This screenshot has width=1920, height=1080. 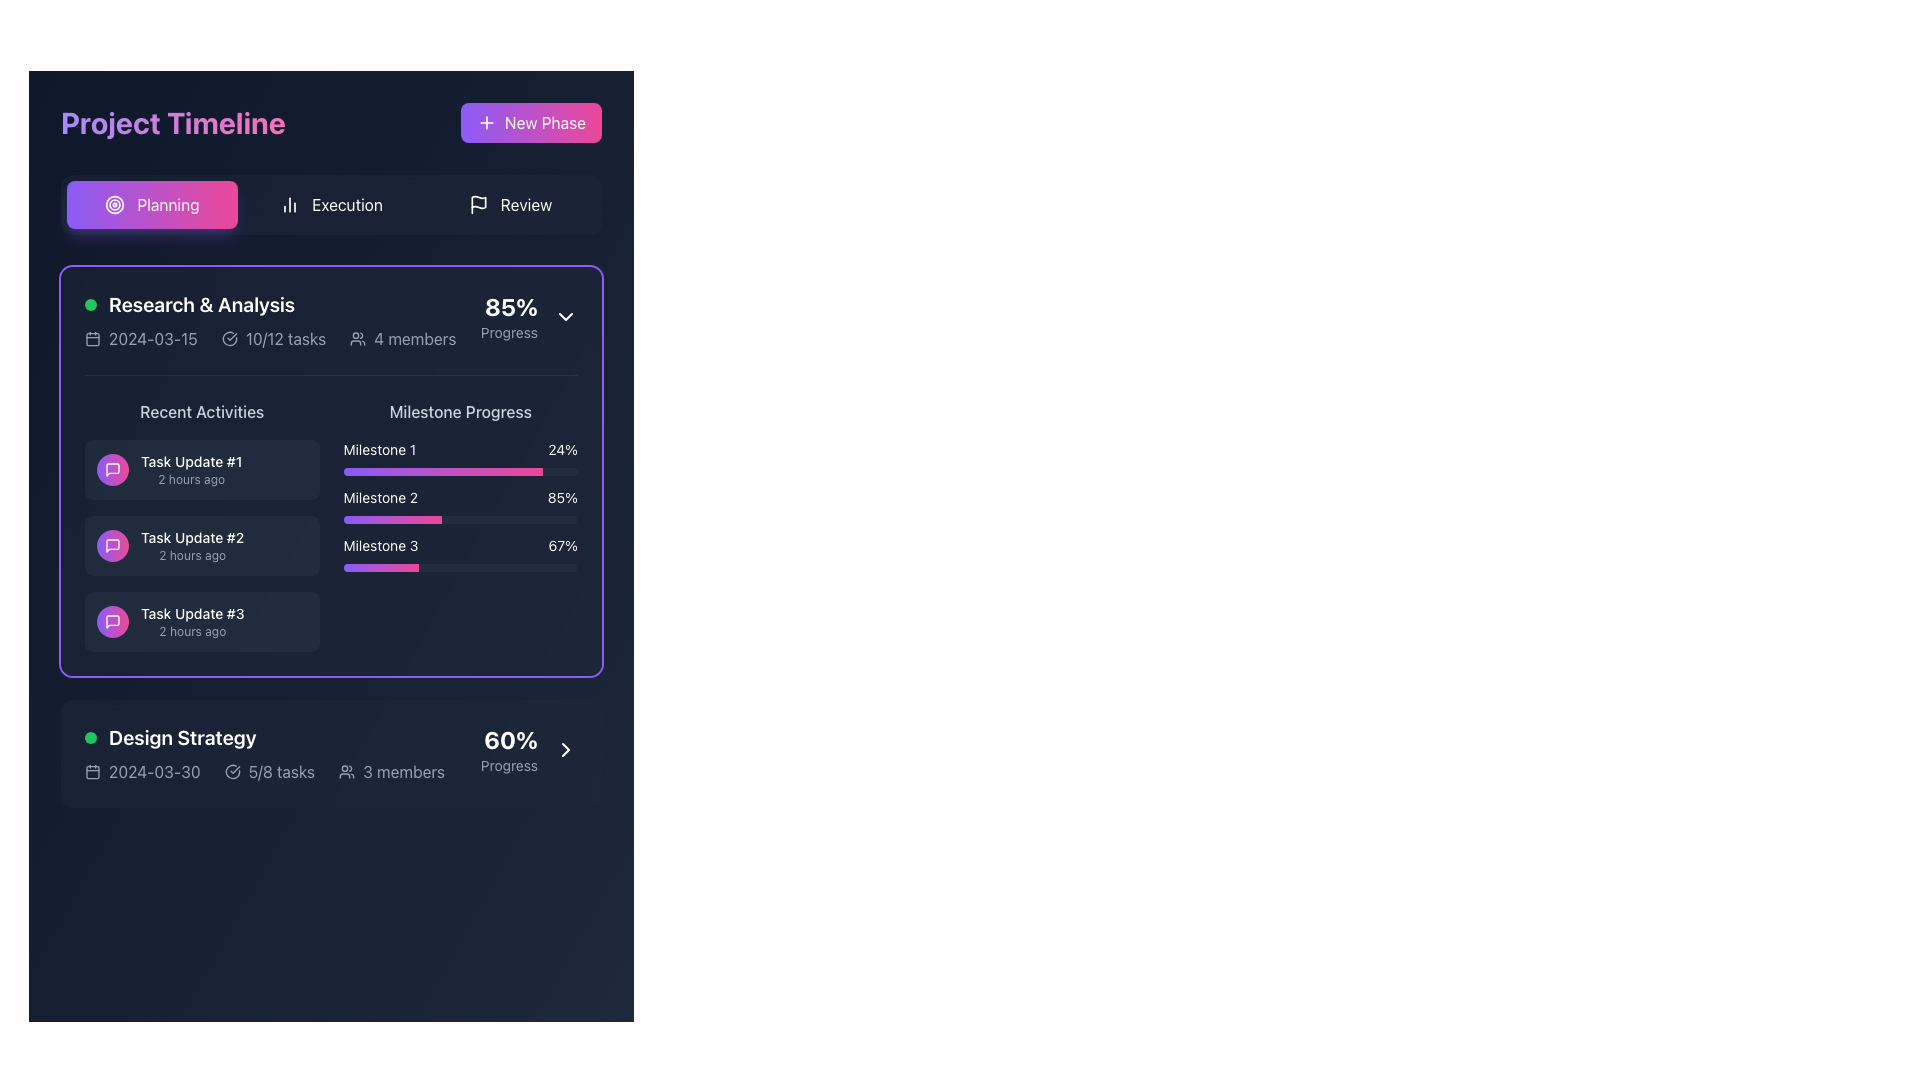 I want to click on the calendar icon located in the 'Design Strategy' section, positioned to the immediate left of the date text '2024-03-30', so click(x=91, y=770).